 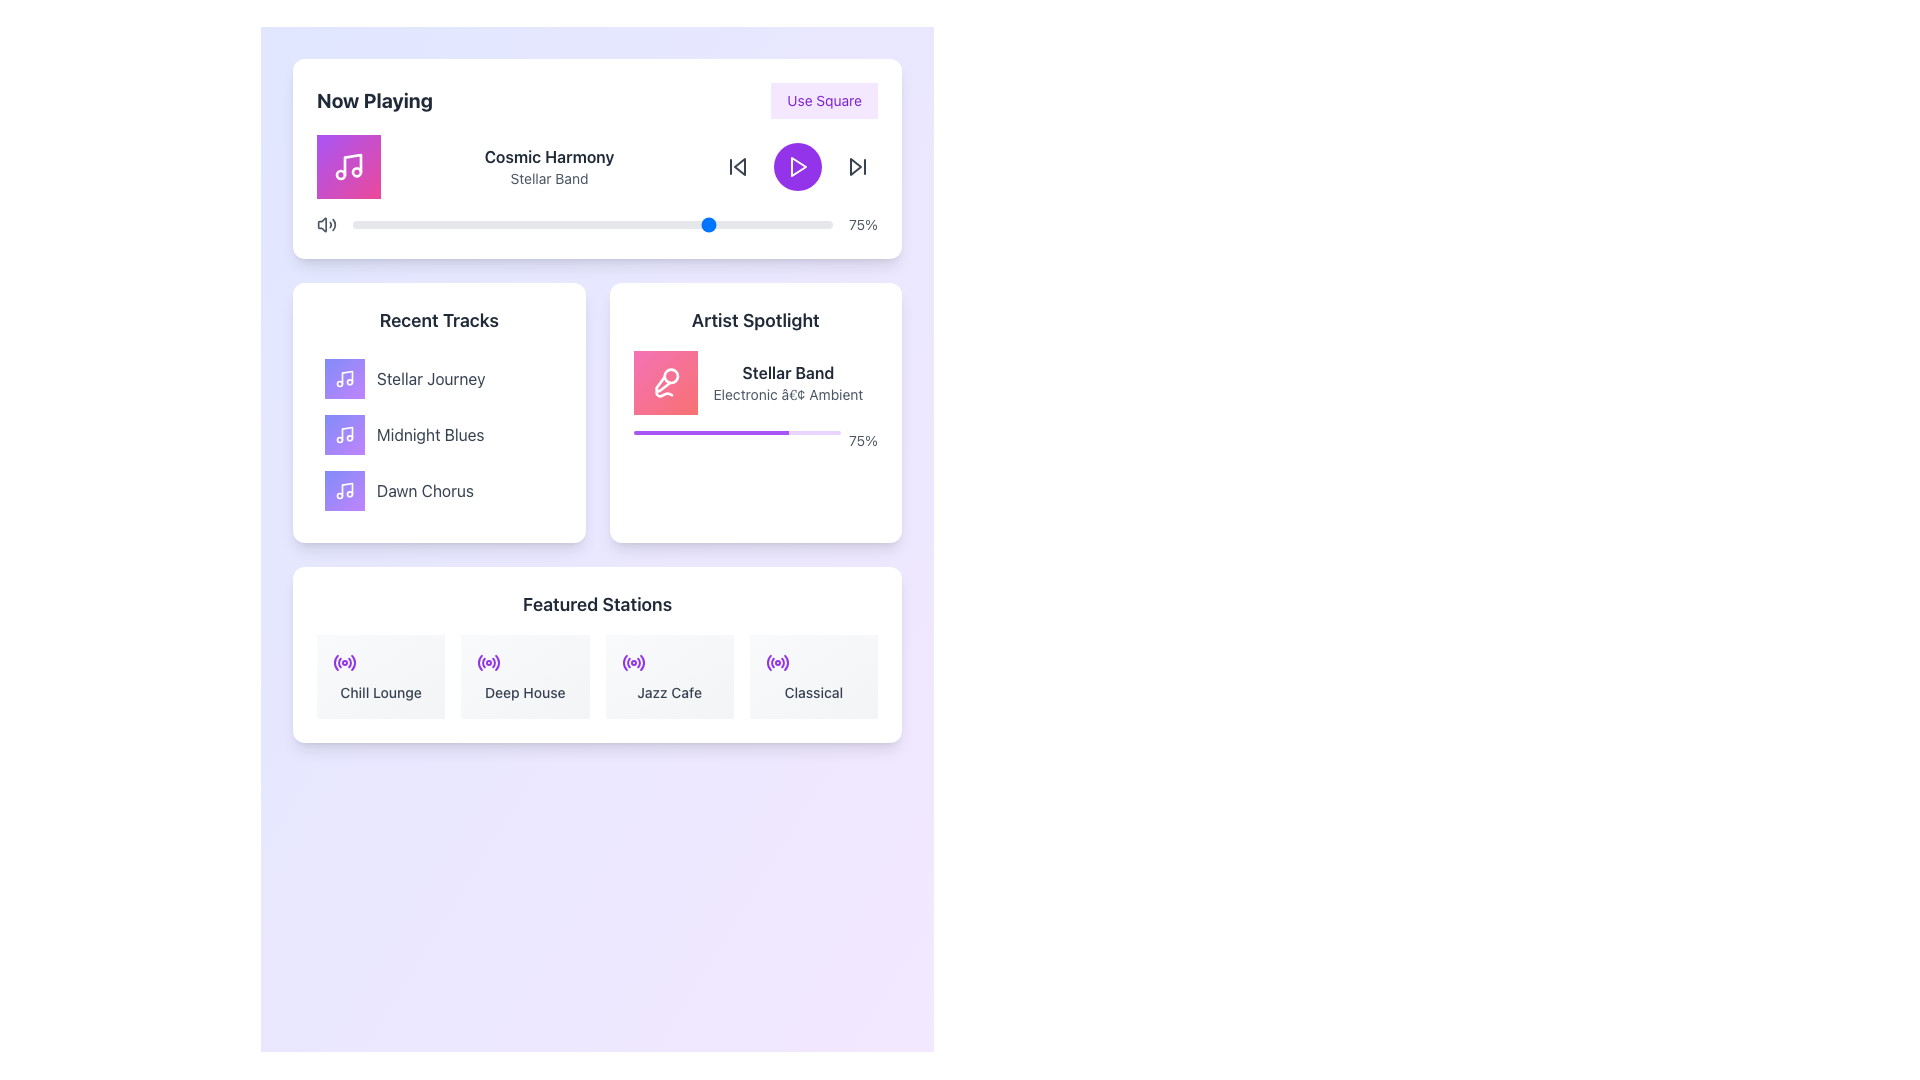 What do you see at coordinates (438, 378) in the screenshot?
I see `the list item displaying 'Stellar Journey' which features a white music note icon on a gradient background` at bounding box center [438, 378].